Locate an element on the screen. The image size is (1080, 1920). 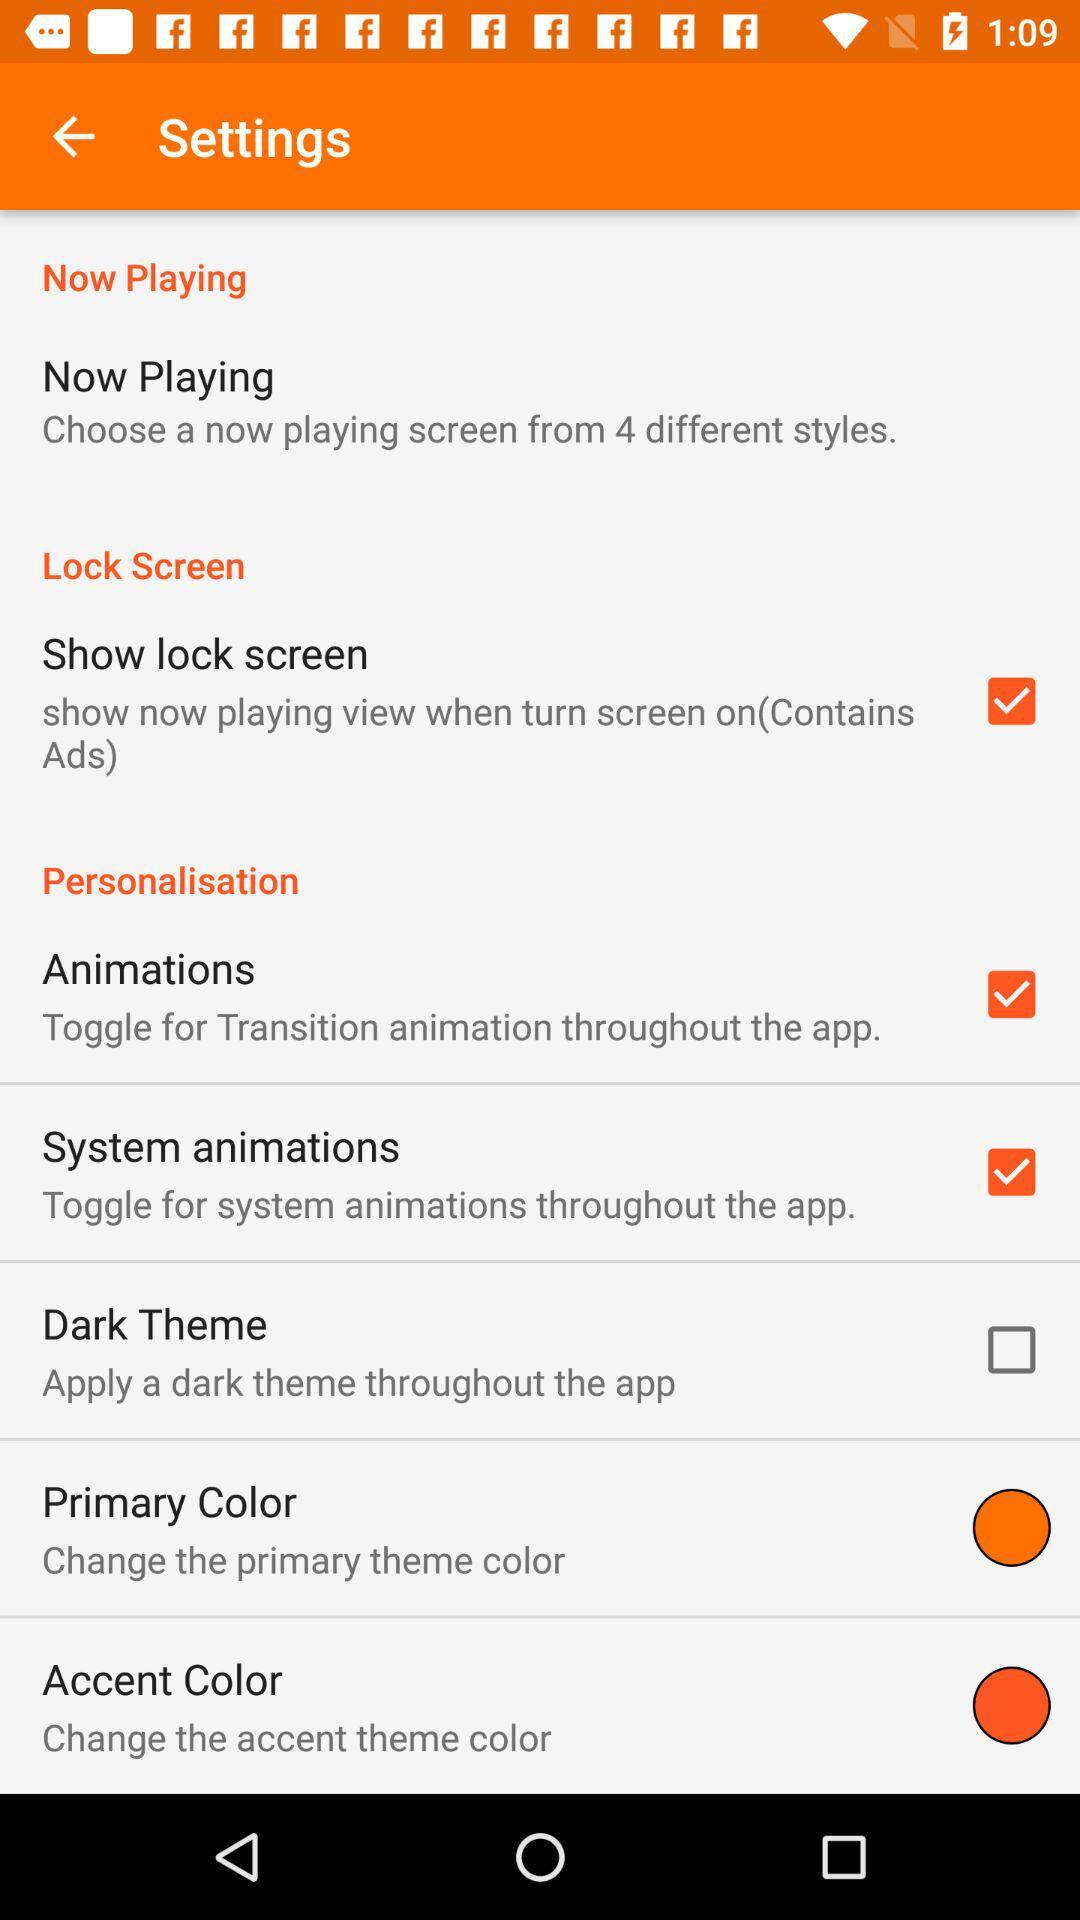
the choose a now item is located at coordinates (469, 427).